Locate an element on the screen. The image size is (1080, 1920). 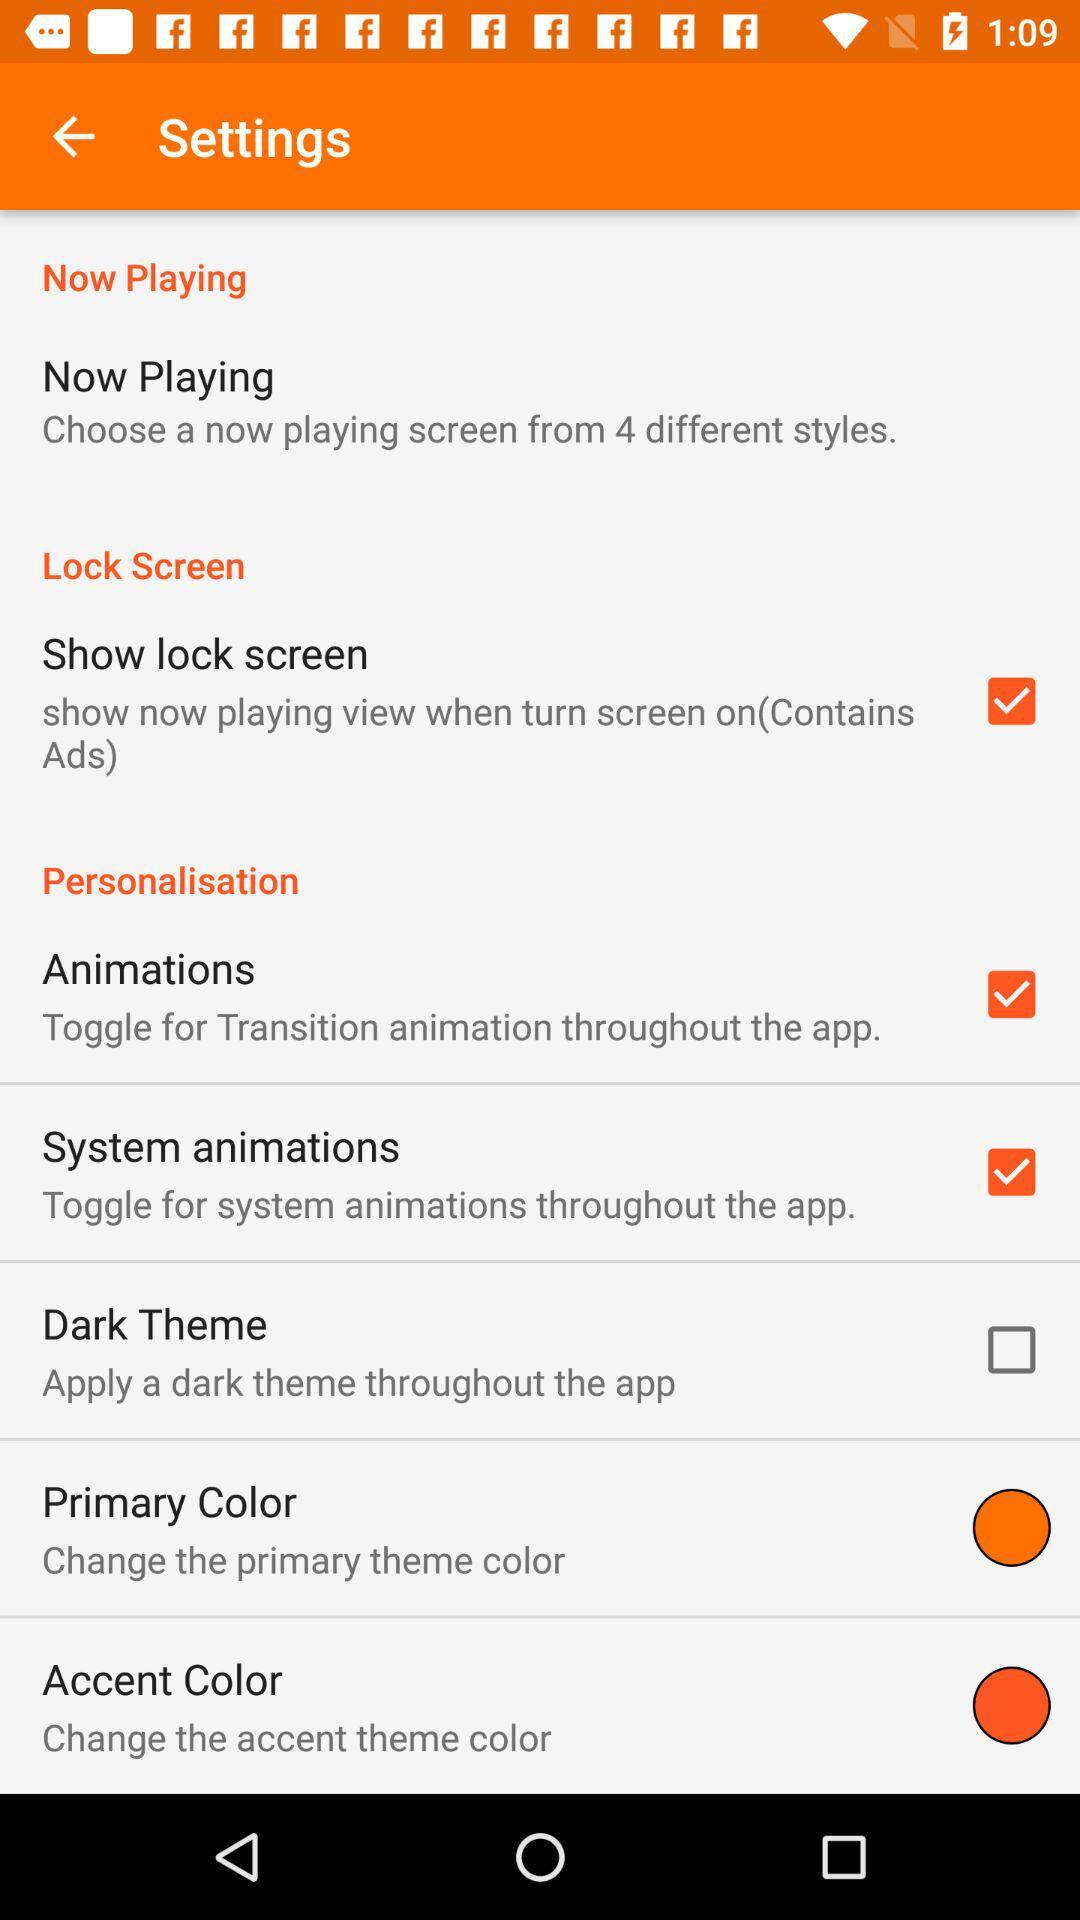
the choose a now item is located at coordinates (469, 427).